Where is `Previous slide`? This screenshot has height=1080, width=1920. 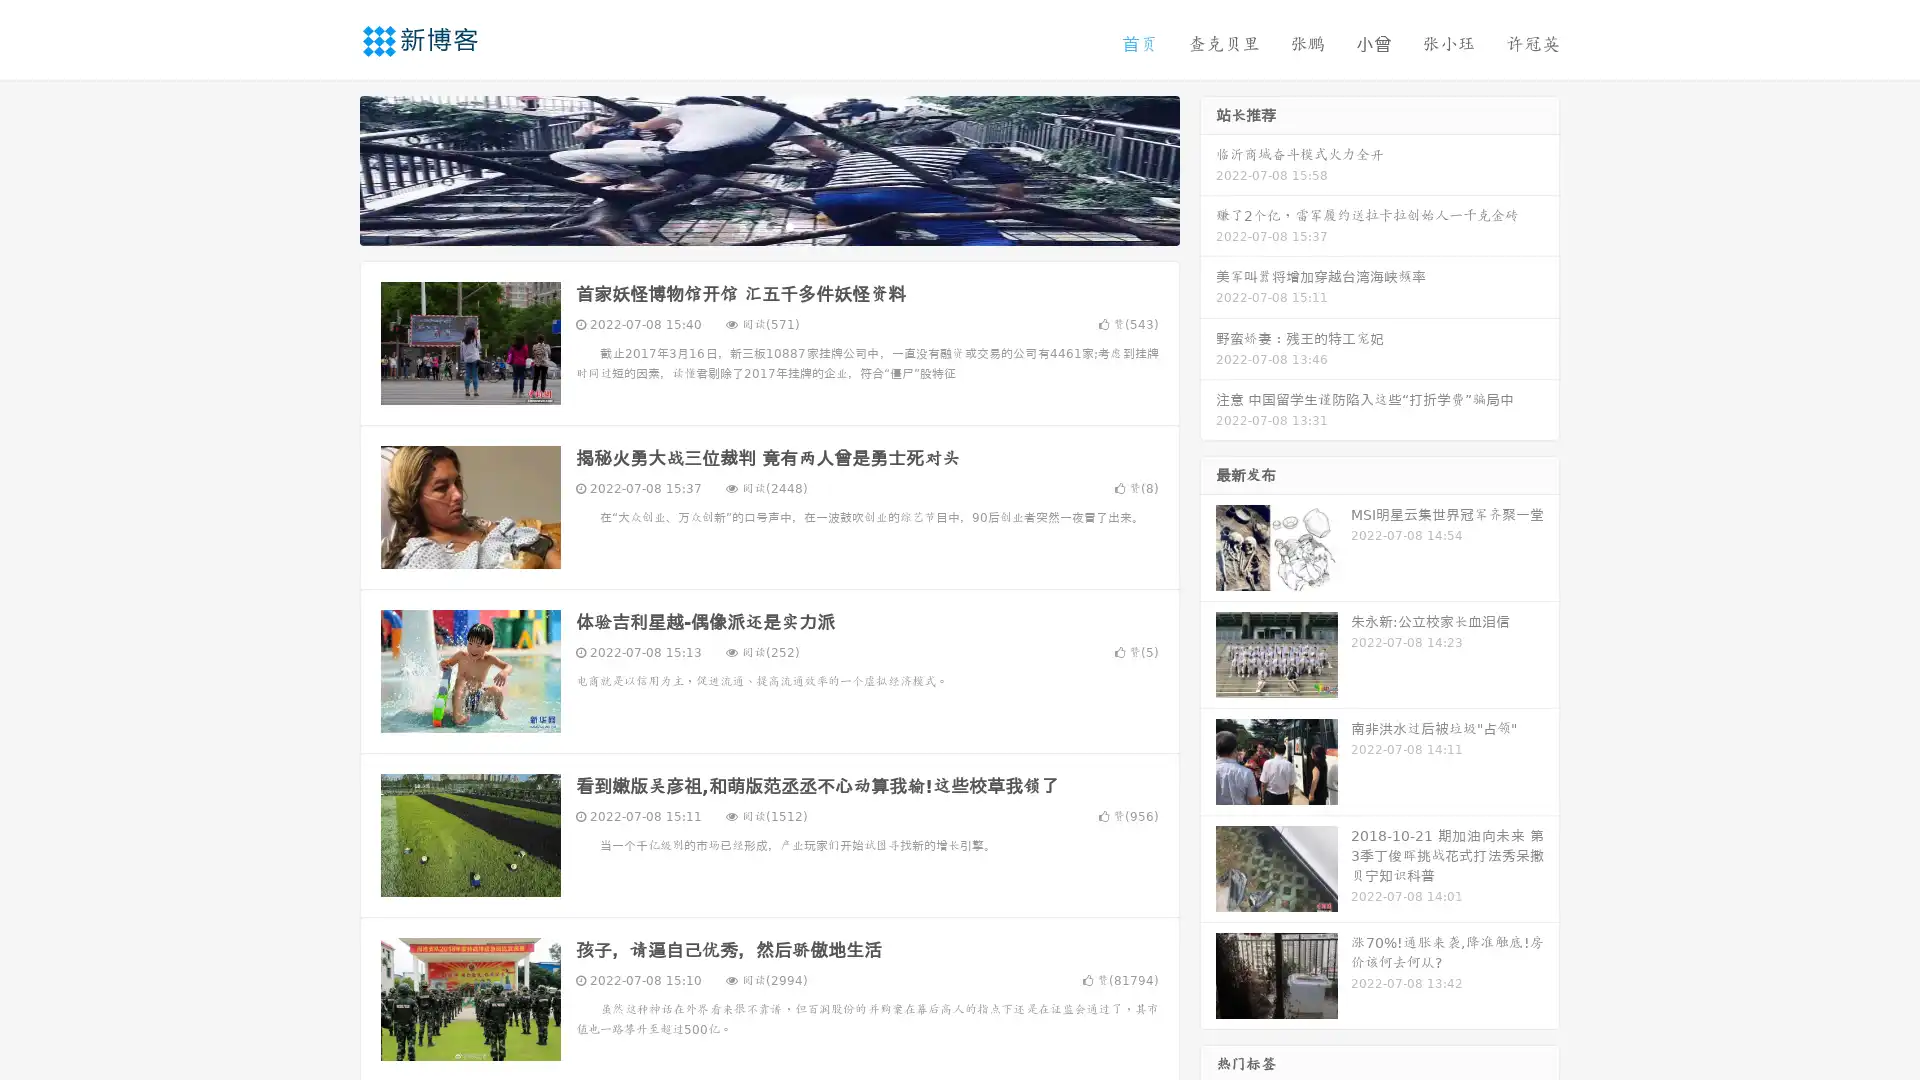 Previous slide is located at coordinates (330, 168).